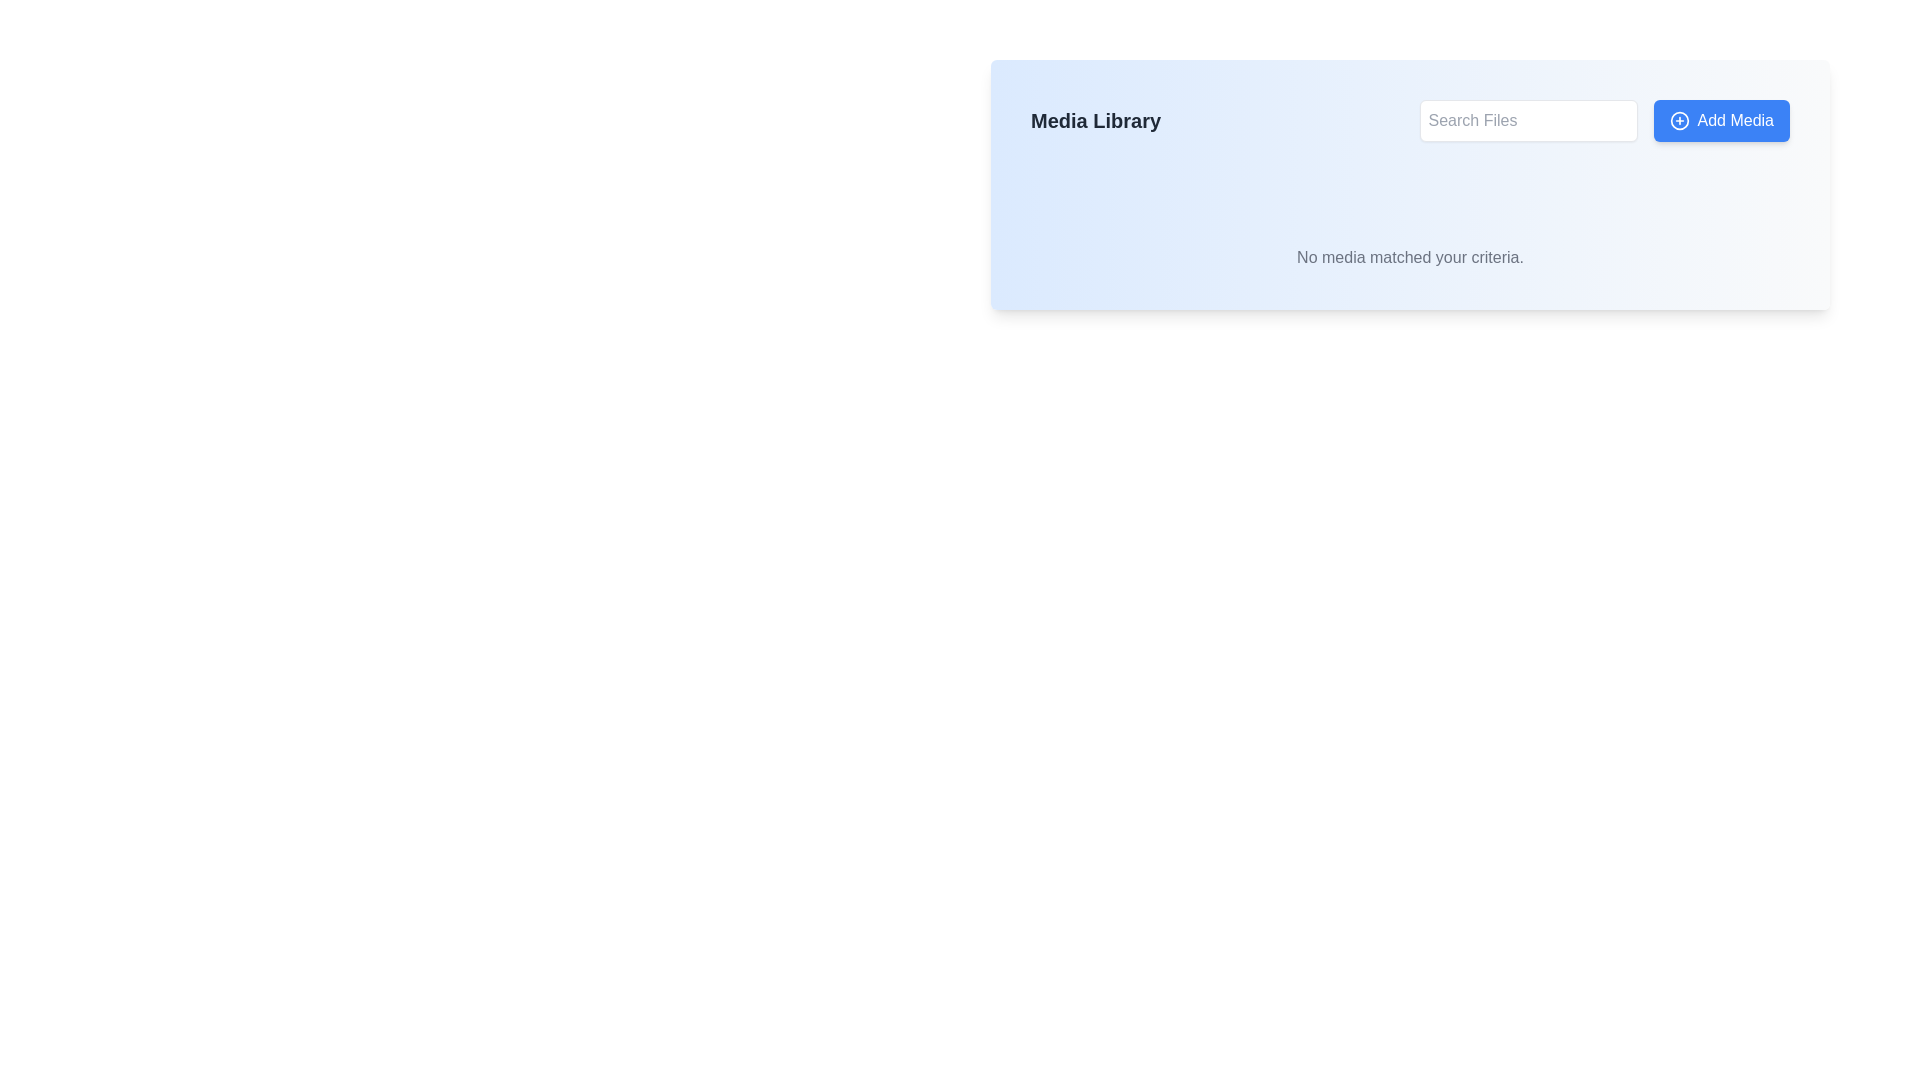 This screenshot has width=1920, height=1080. Describe the element at coordinates (1679, 120) in the screenshot. I see `the circular icon with a plus sign inside, which is part of the 'Add Media' button, located to its left side` at that location.